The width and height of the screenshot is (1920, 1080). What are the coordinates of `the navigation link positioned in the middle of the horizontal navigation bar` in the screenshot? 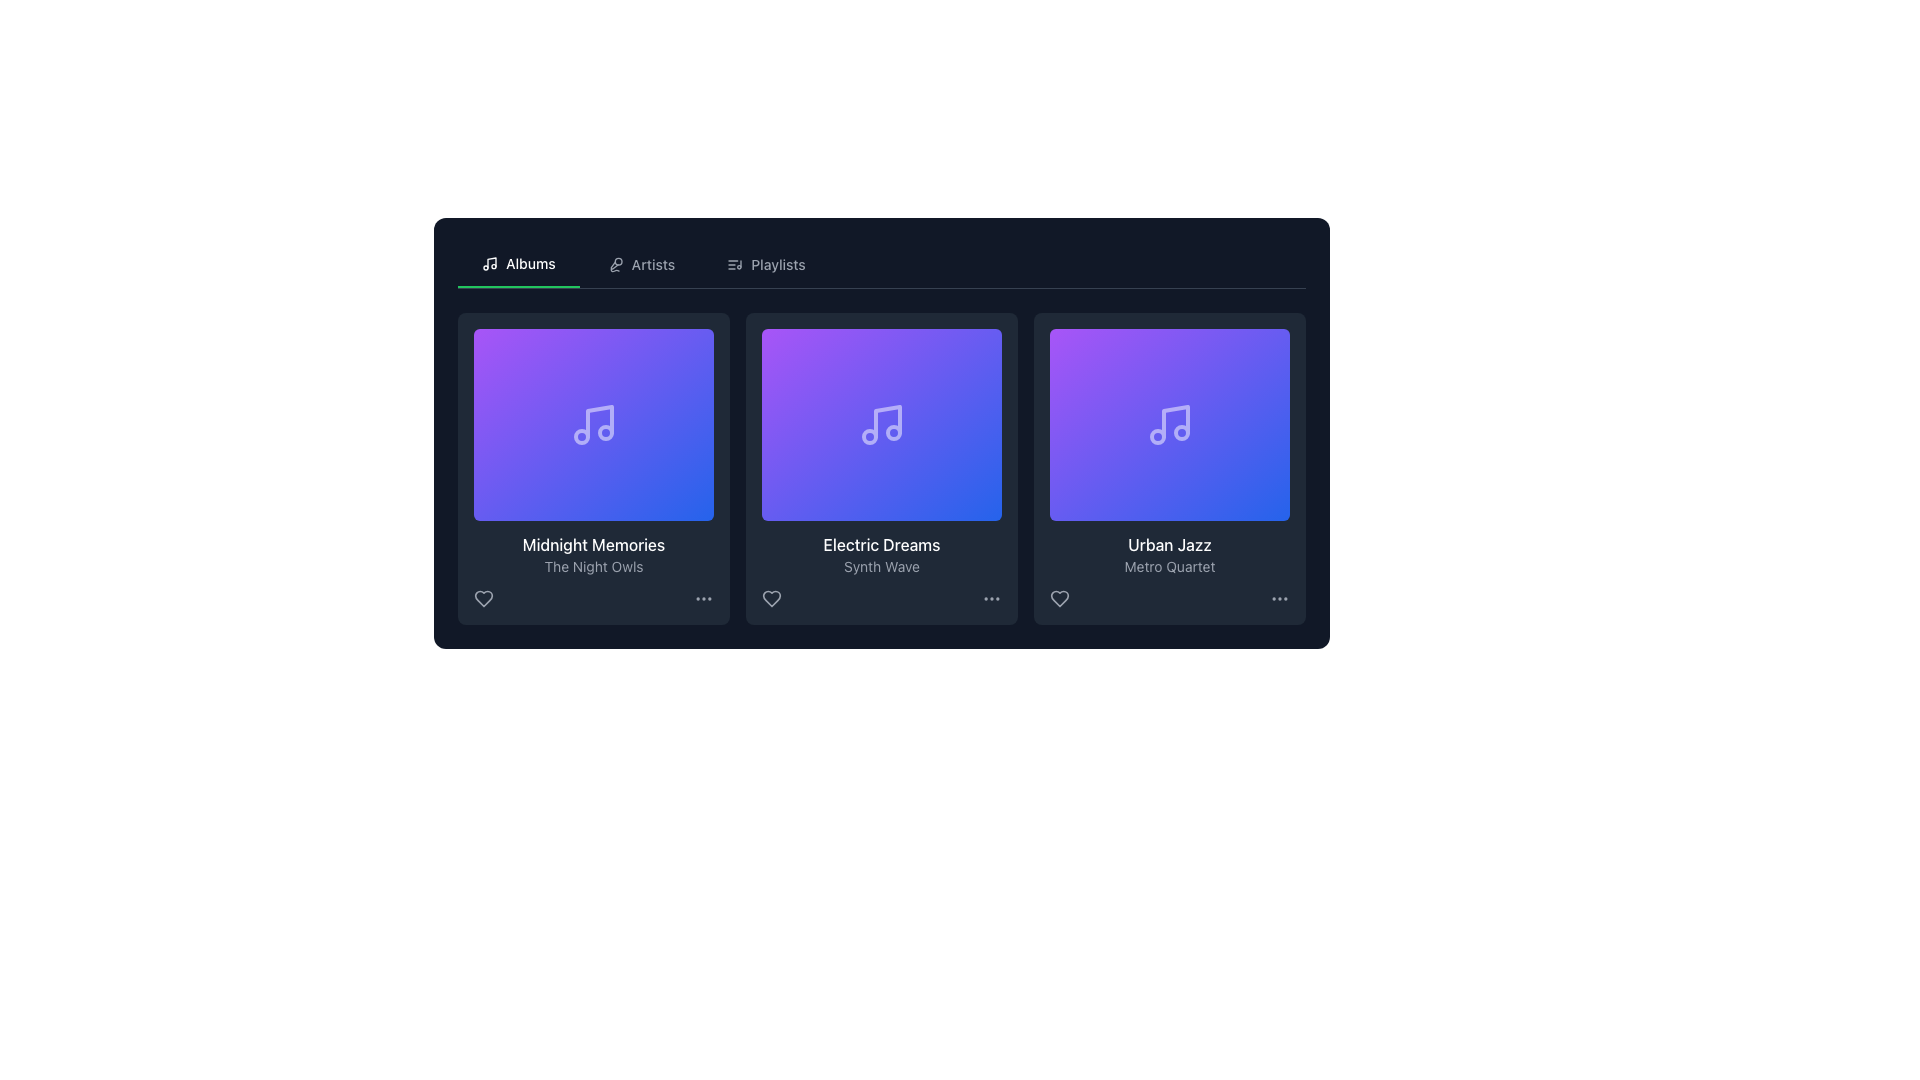 It's located at (641, 264).